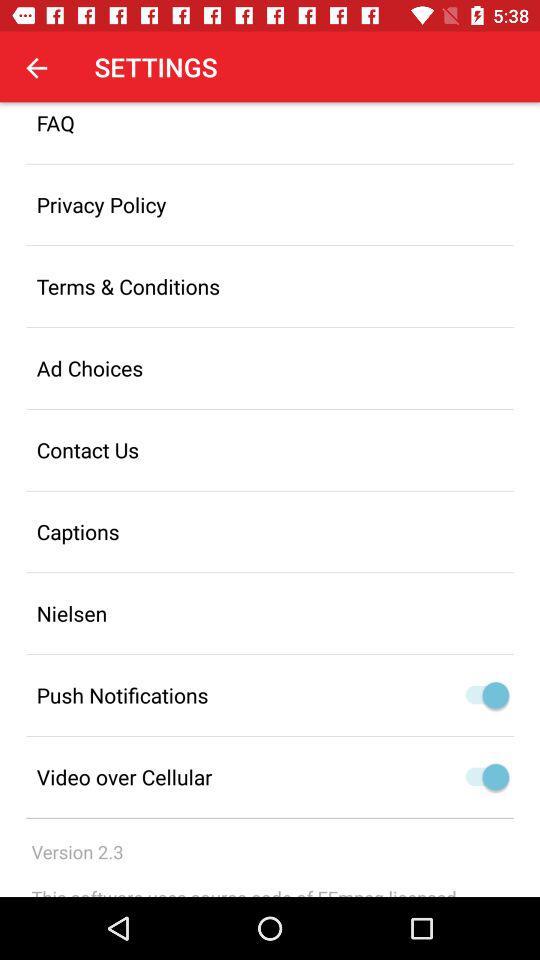 The width and height of the screenshot is (540, 960). Describe the element at coordinates (481, 776) in the screenshot. I see `video over cellular settings option` at that location.